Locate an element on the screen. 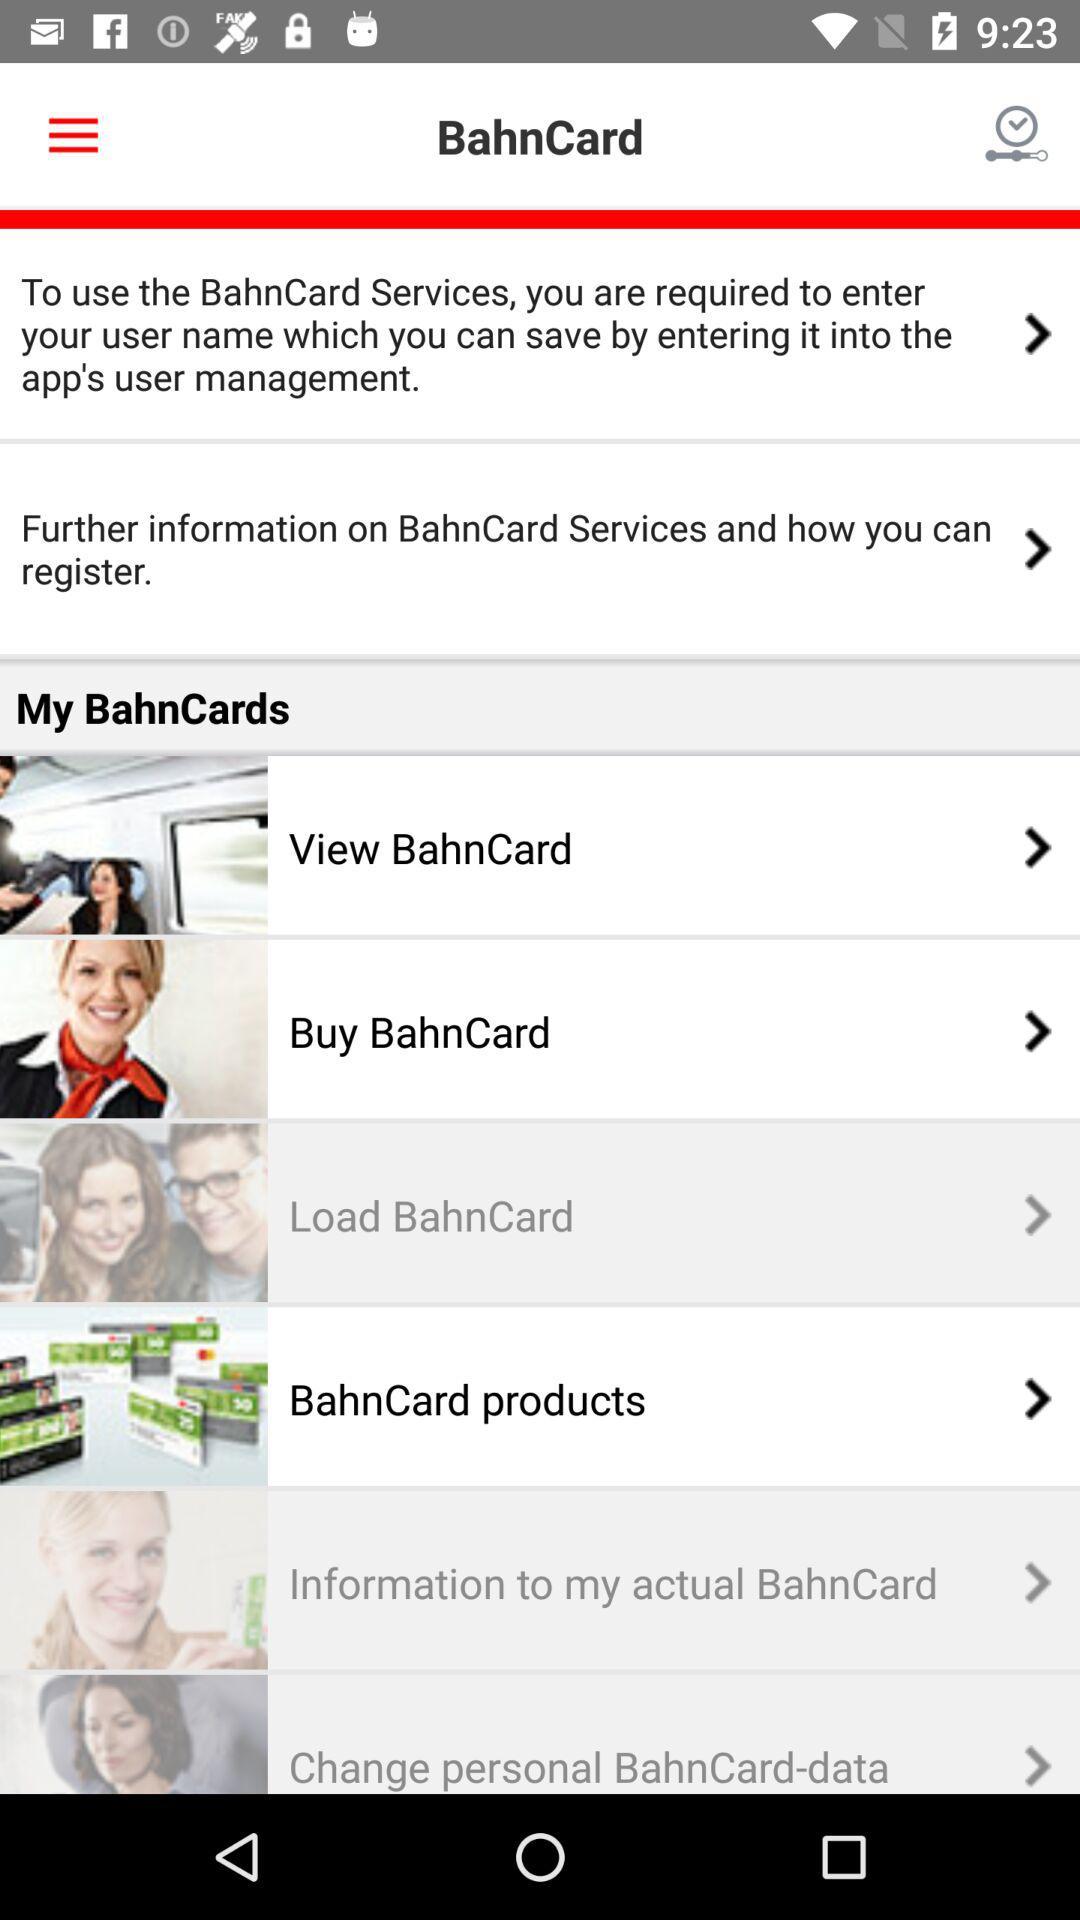  the front arrow which is next to change personal bahncarddata is located at coordinates (1027, 1764).